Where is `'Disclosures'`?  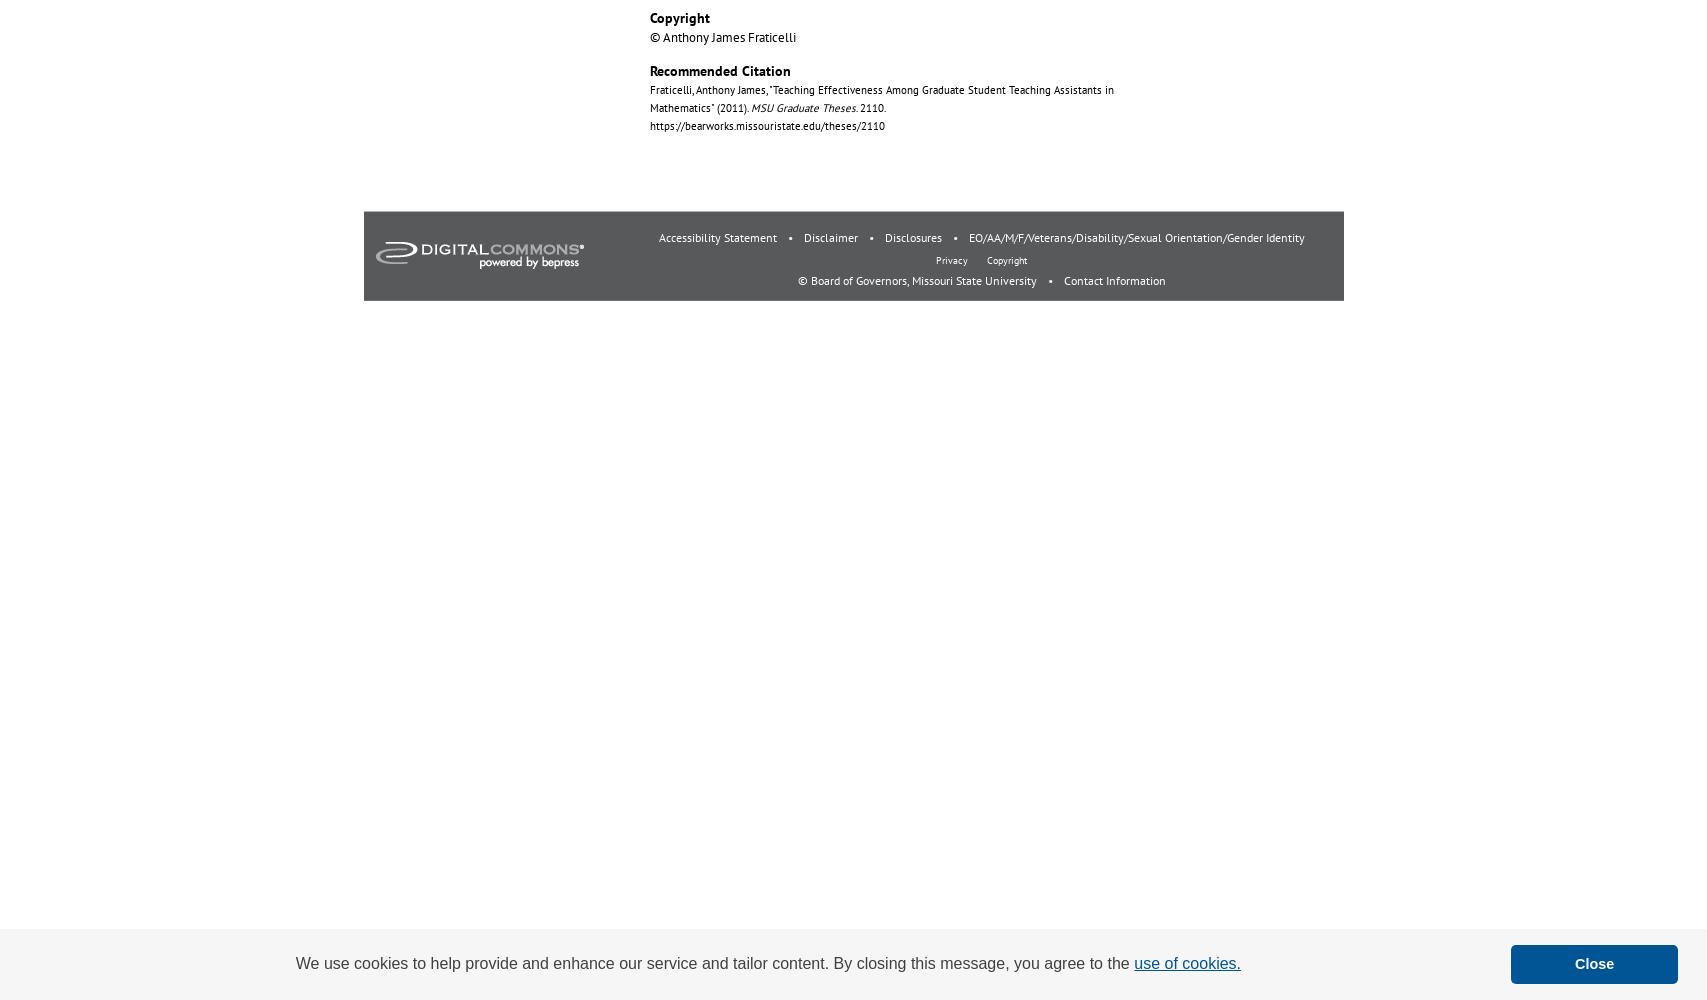
'Disclosures' is located at coordinates (912, 236).